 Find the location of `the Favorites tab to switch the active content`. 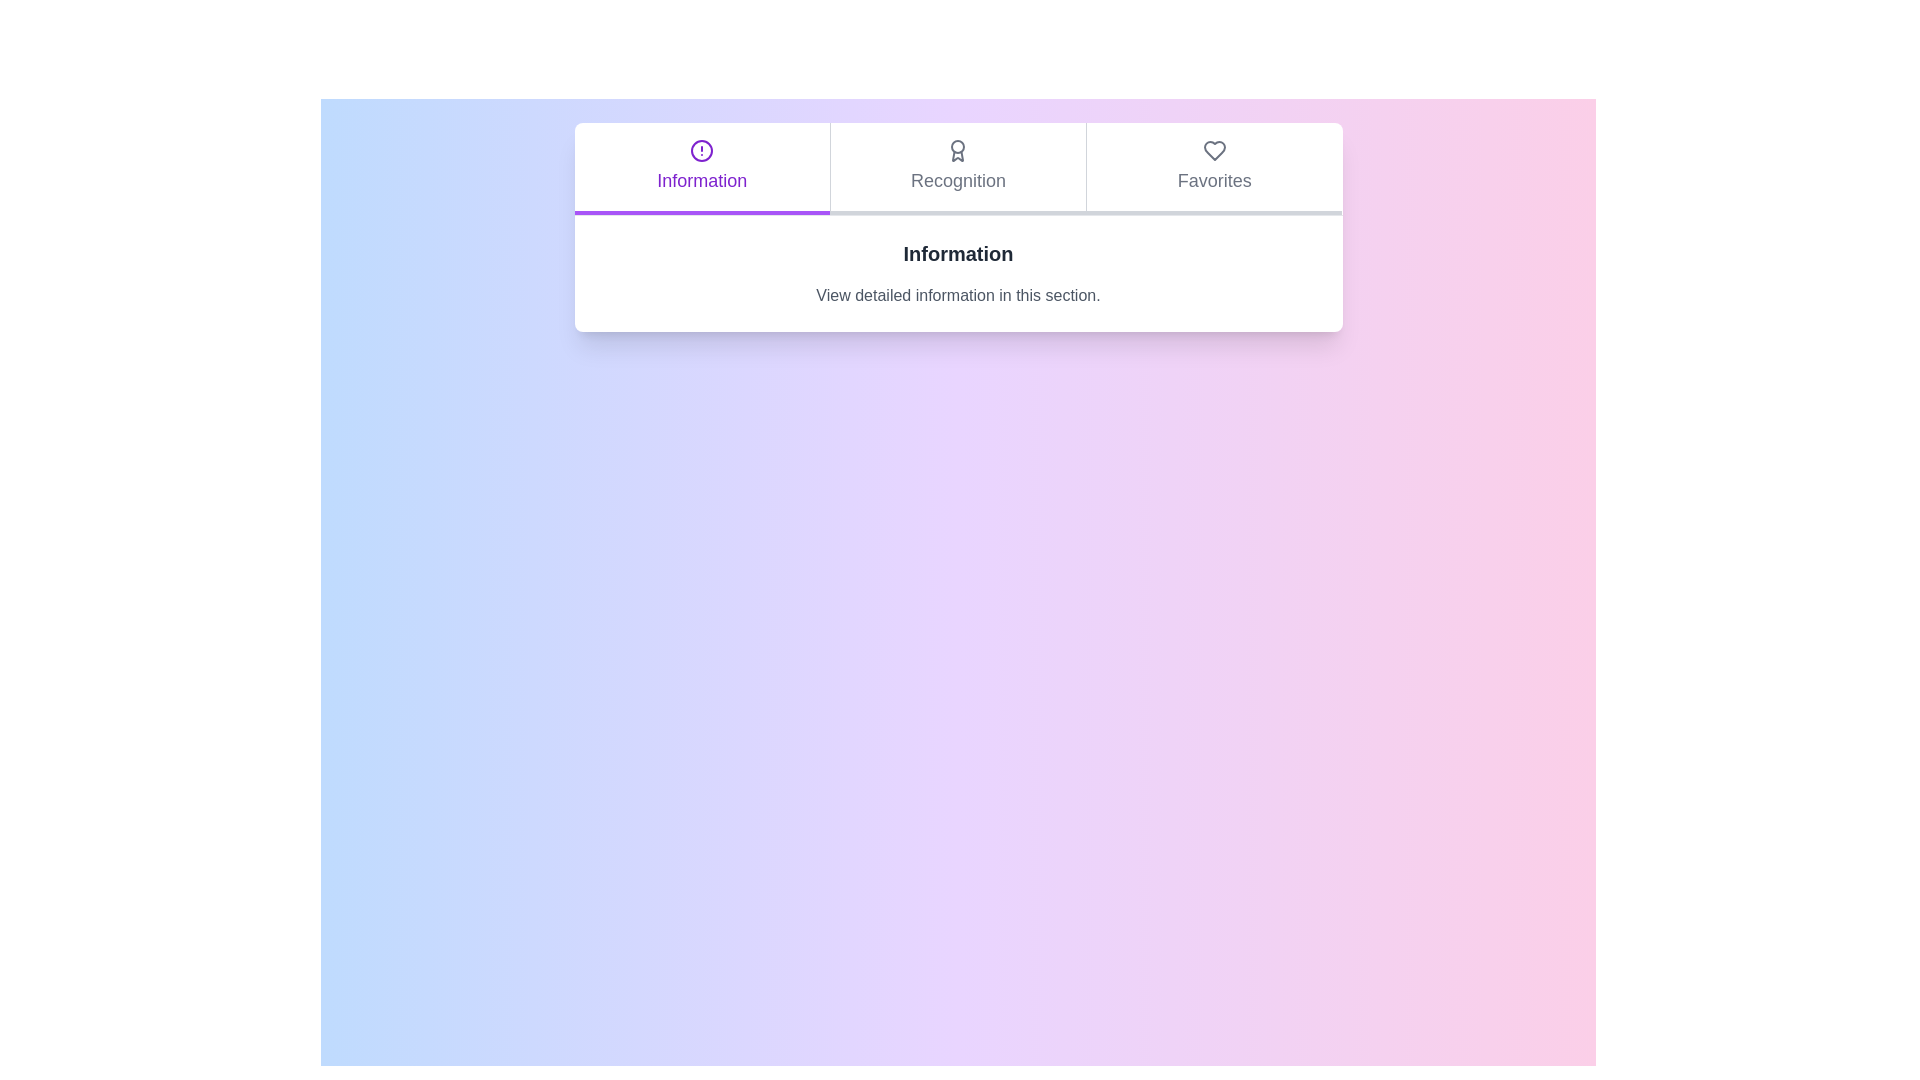

the Favorites tab to switch the active content is located at coordinates (1213, 168).